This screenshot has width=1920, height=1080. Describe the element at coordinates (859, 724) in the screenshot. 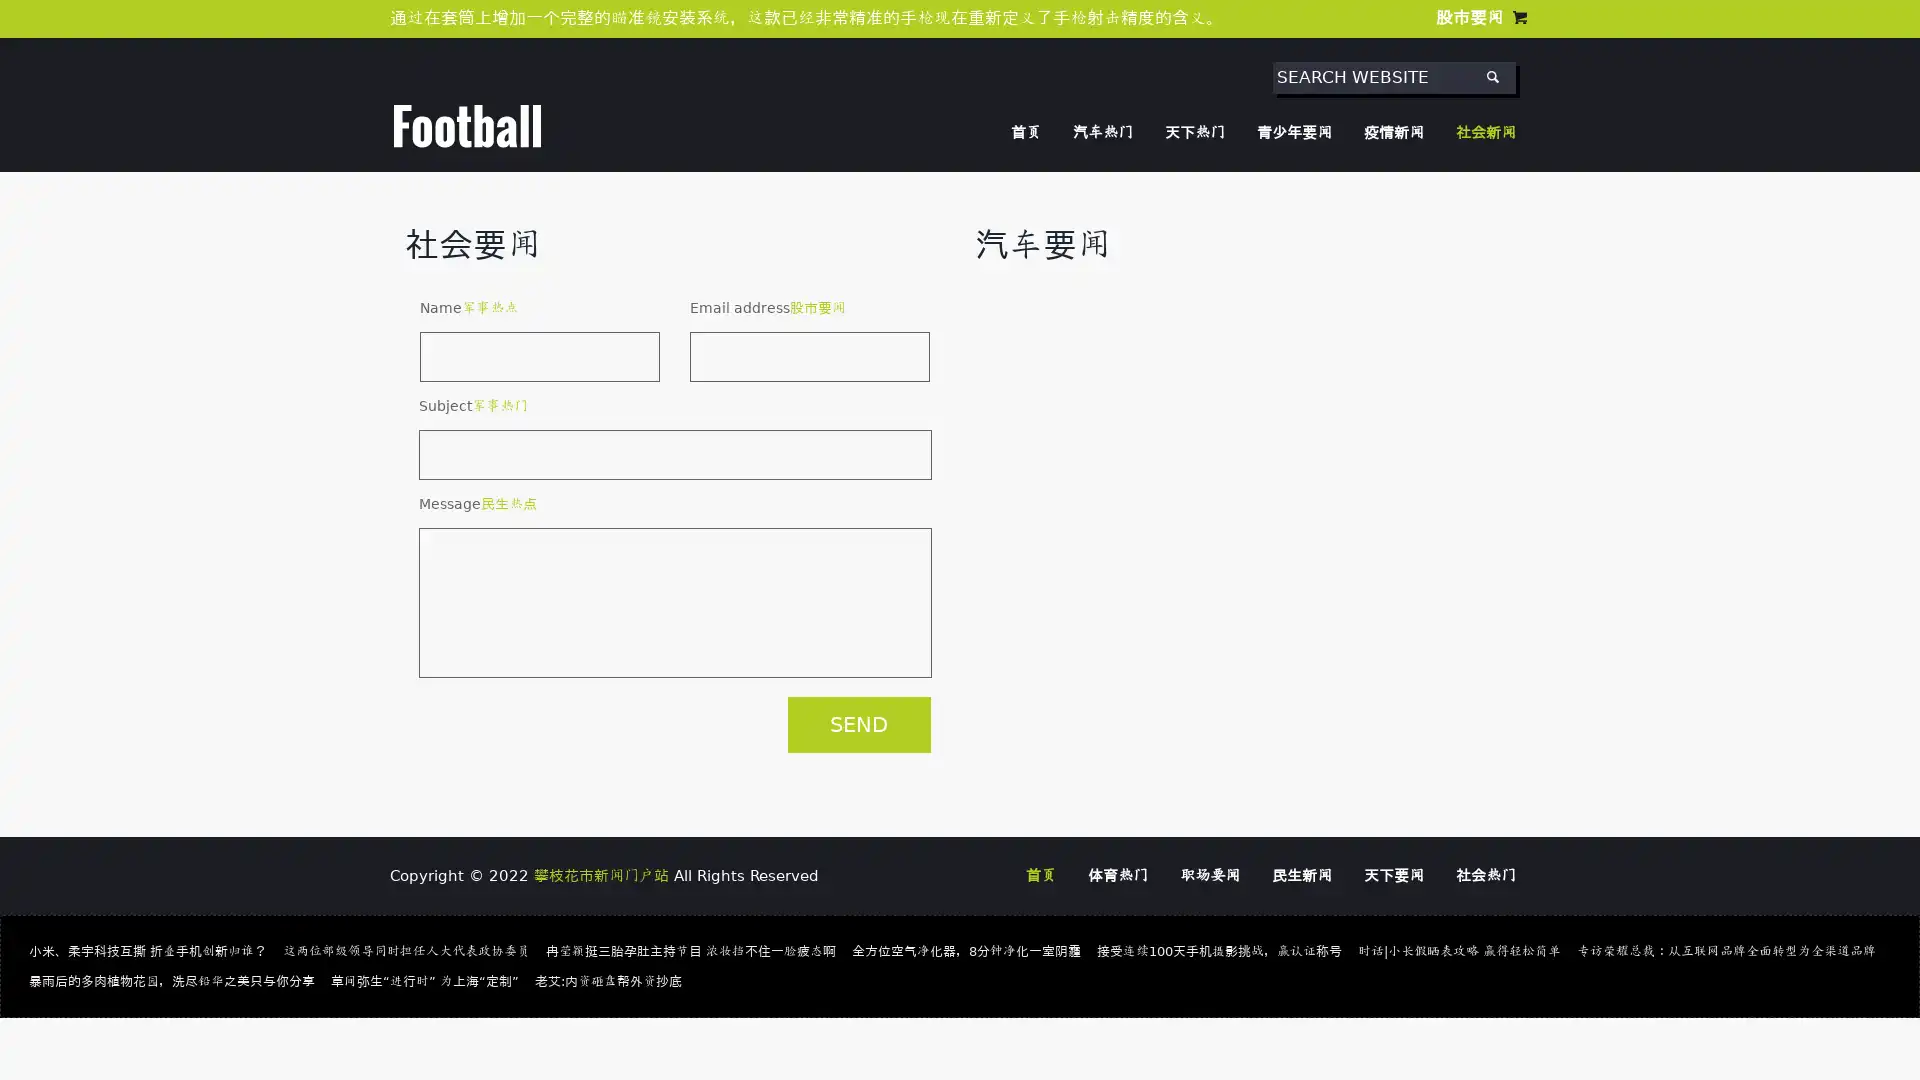

I see `SEND` at that location.